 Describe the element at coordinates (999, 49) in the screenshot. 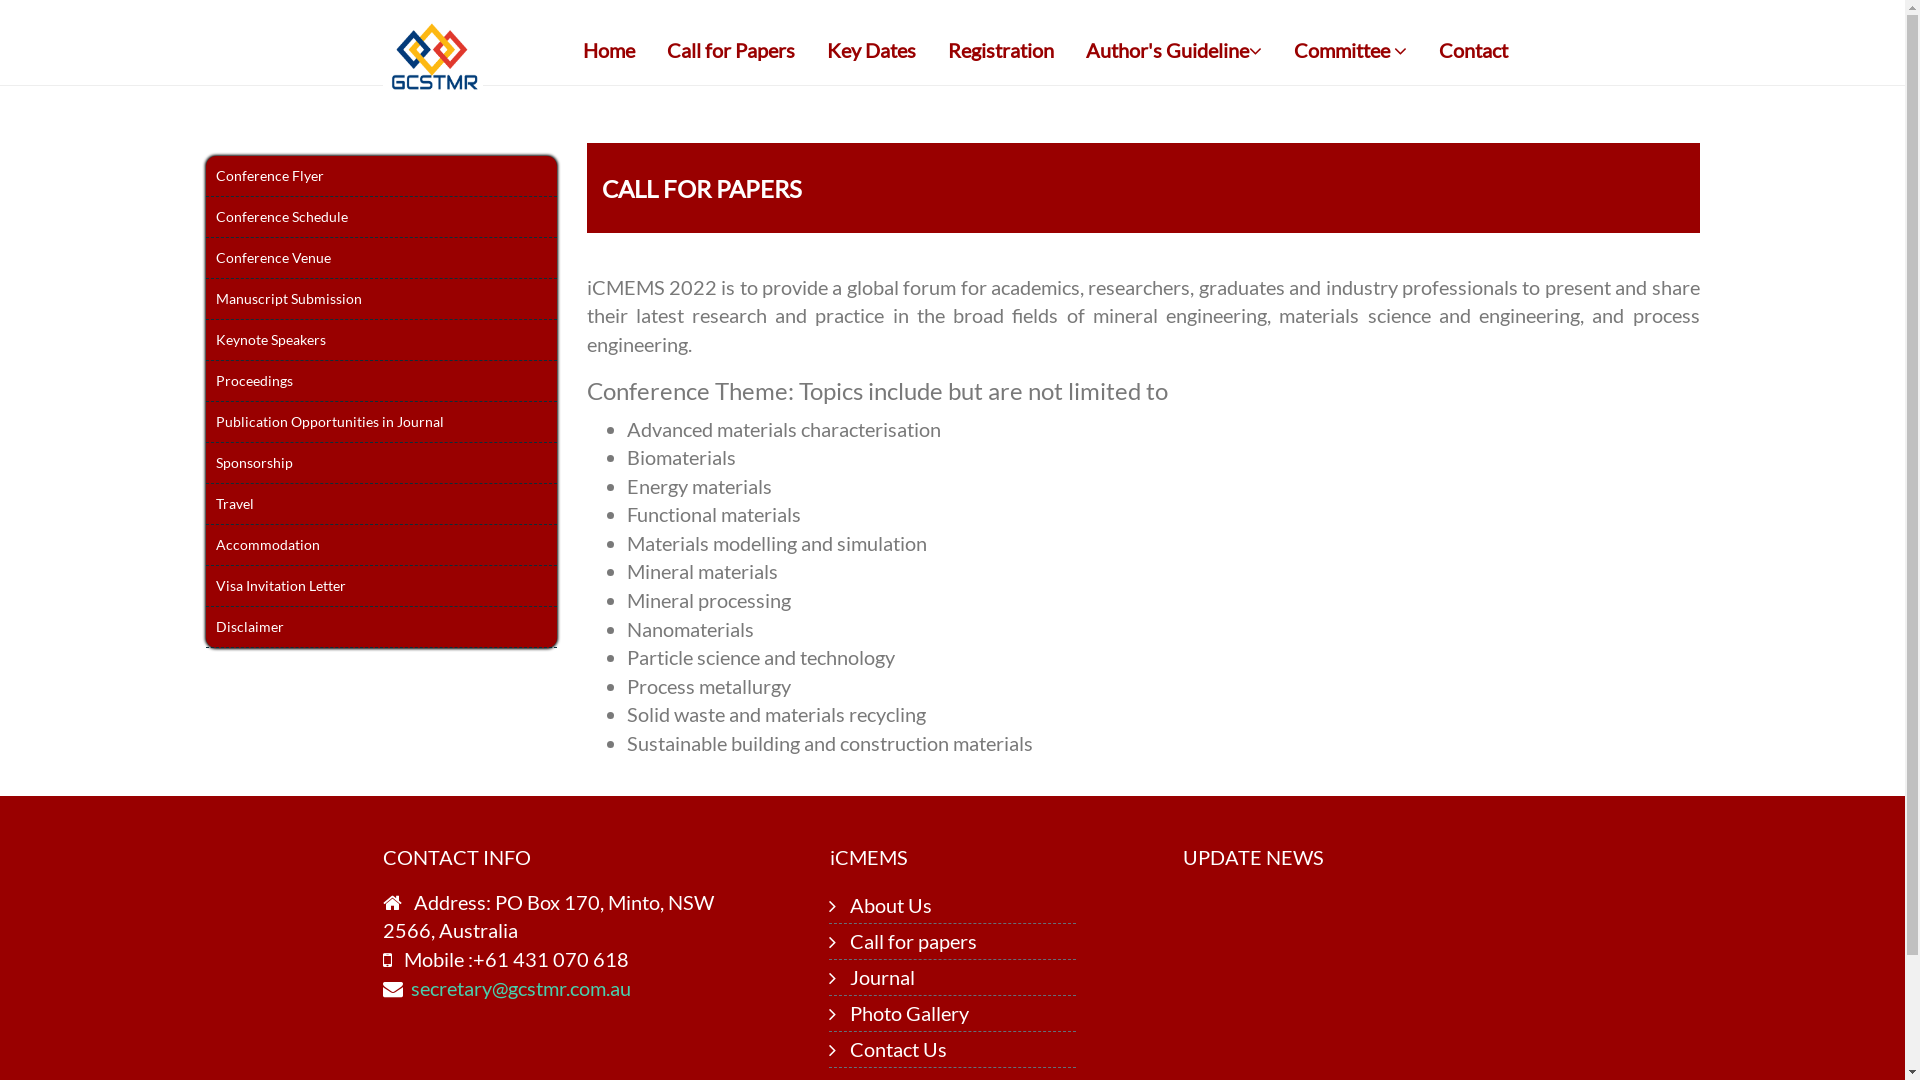

I see `'Registration'` at that location.